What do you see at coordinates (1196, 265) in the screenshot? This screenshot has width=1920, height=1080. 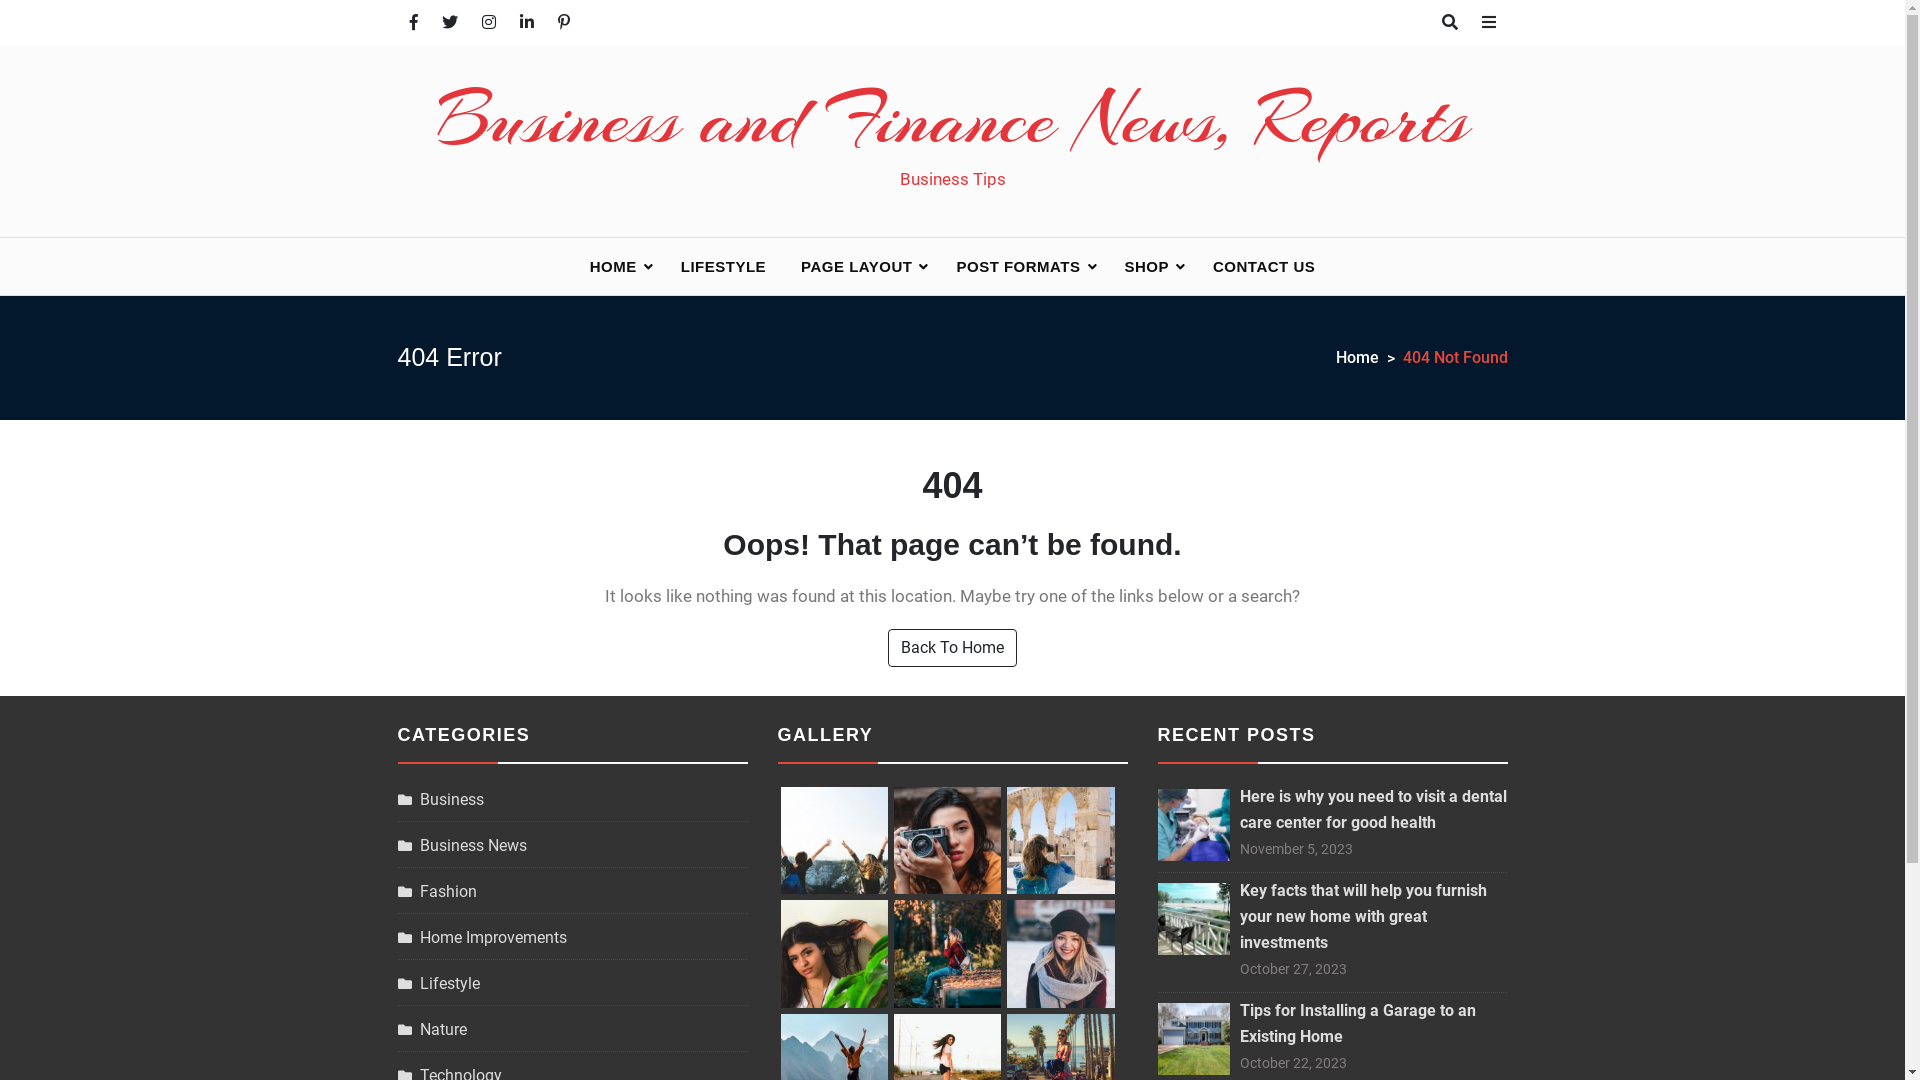 I see `'CONTACT US'` at bounding box center [1196, 265].